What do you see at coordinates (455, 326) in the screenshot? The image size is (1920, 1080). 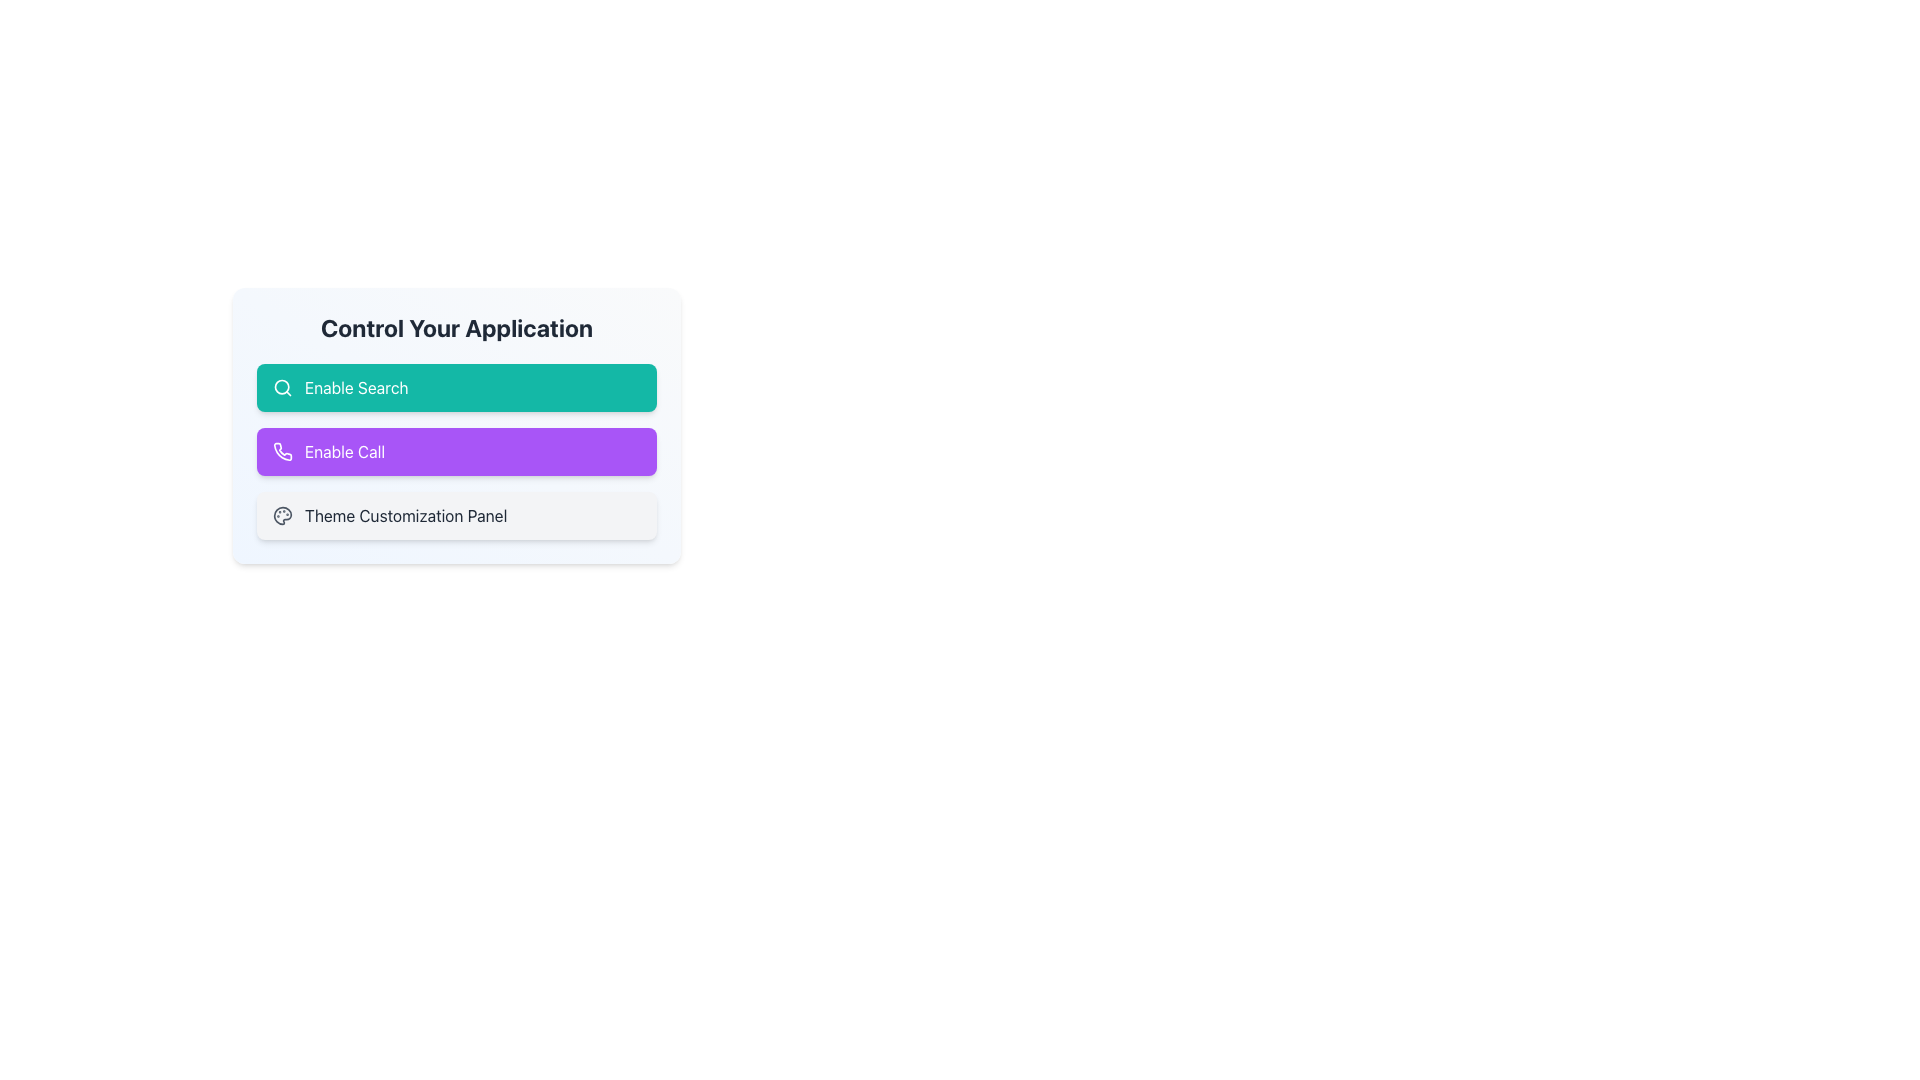 I see `the title text element located at the top of the card, which summarizes the purpose of the options below it` at bounding box center [455, 326].